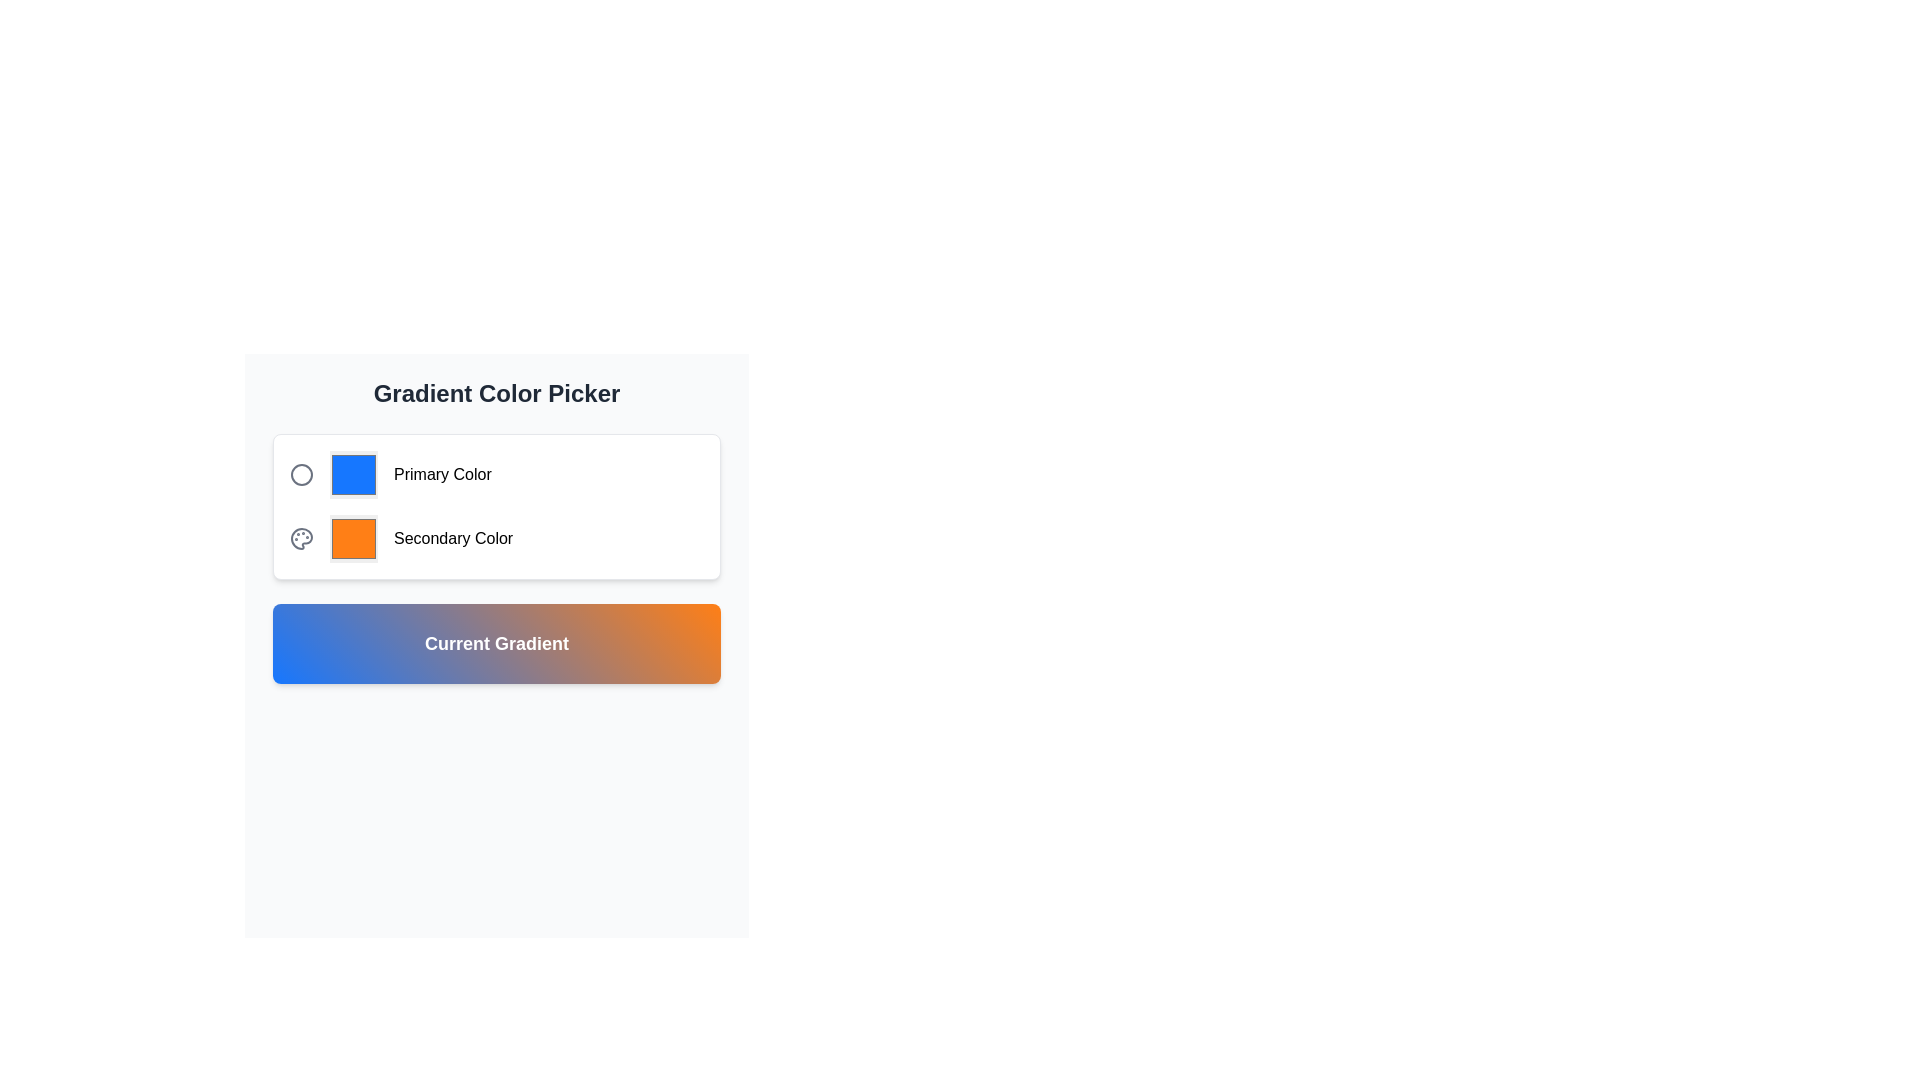 The image size is (1920, 1080). Describe the element at coordinates (497, 644) in the screenshot. I see `the 'Current Gradient' text label, which is a white, bold, medium-large font label centered in a gradient area from blue to orange` at that location.